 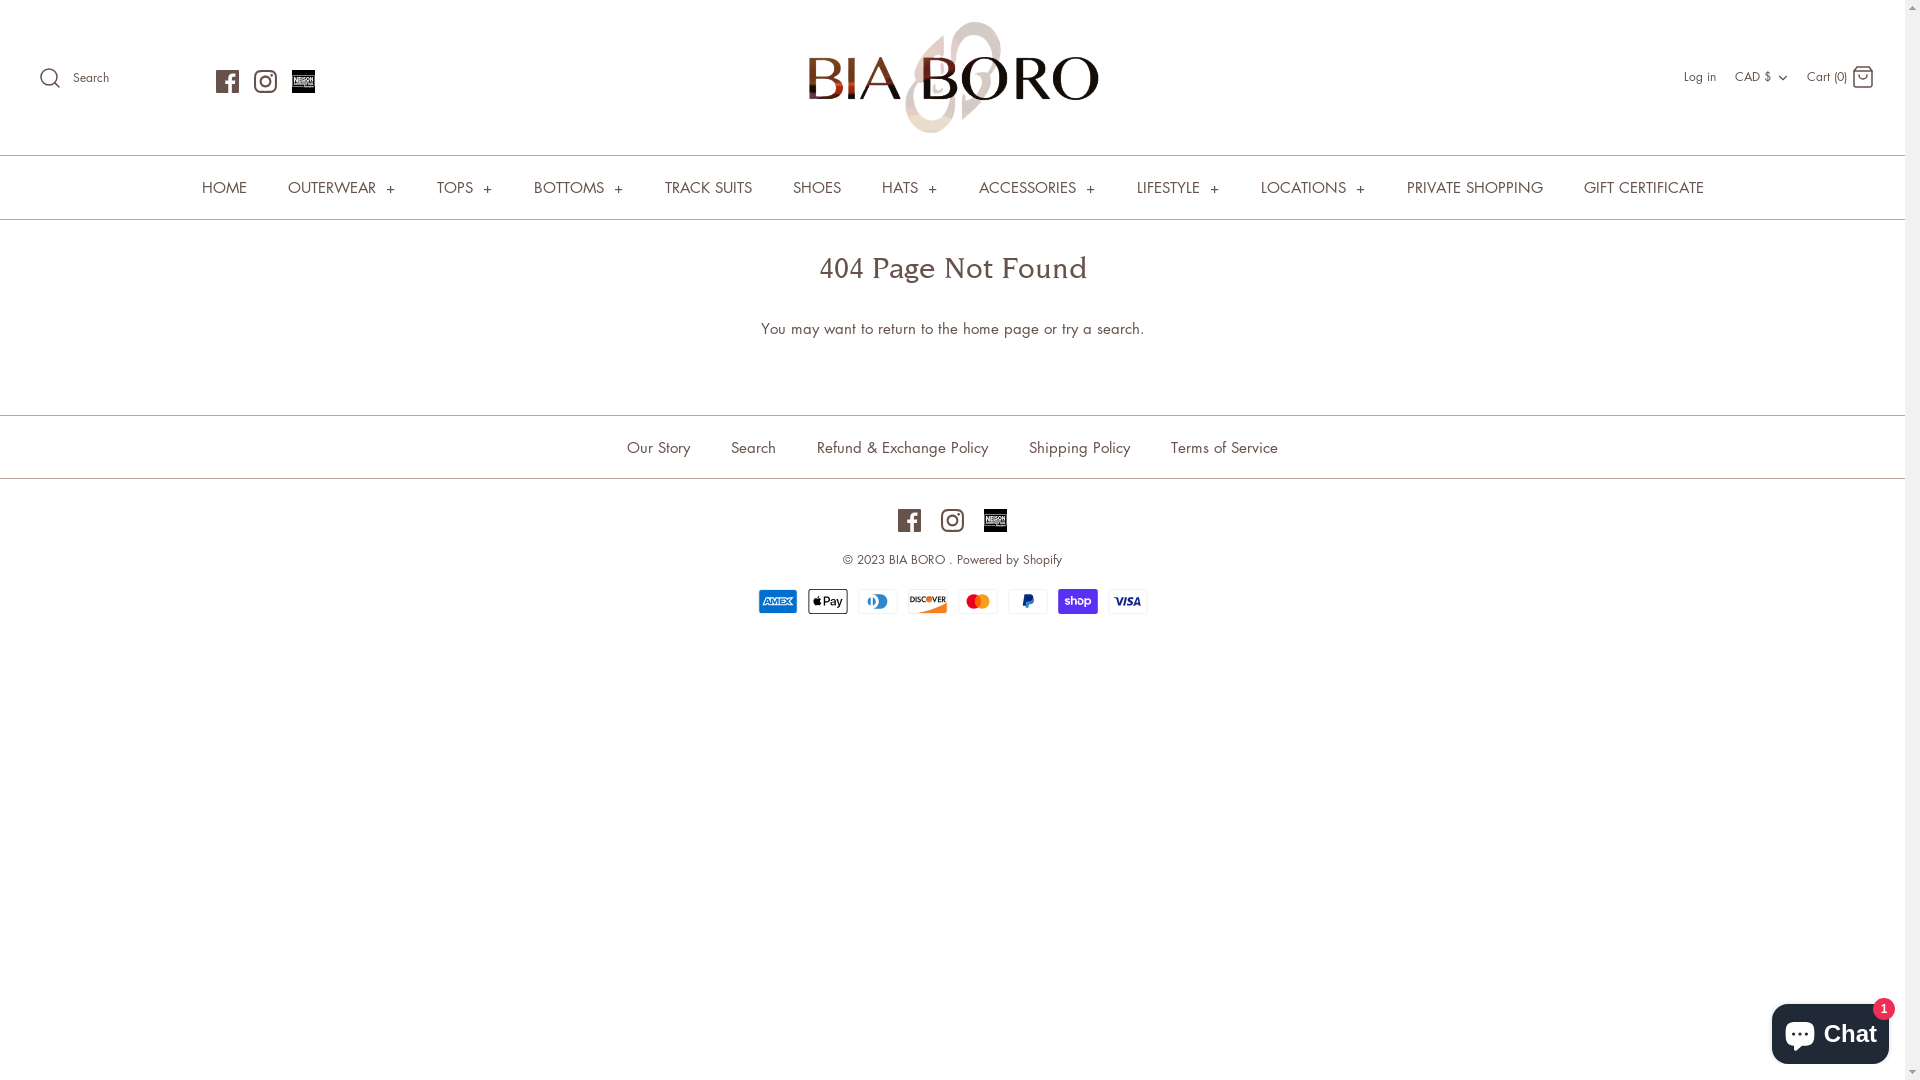 What do you see at coordinates (1011, 446) in the screenshot?
I see `'Shipping Policy'` at bounding box center [1011, 446].